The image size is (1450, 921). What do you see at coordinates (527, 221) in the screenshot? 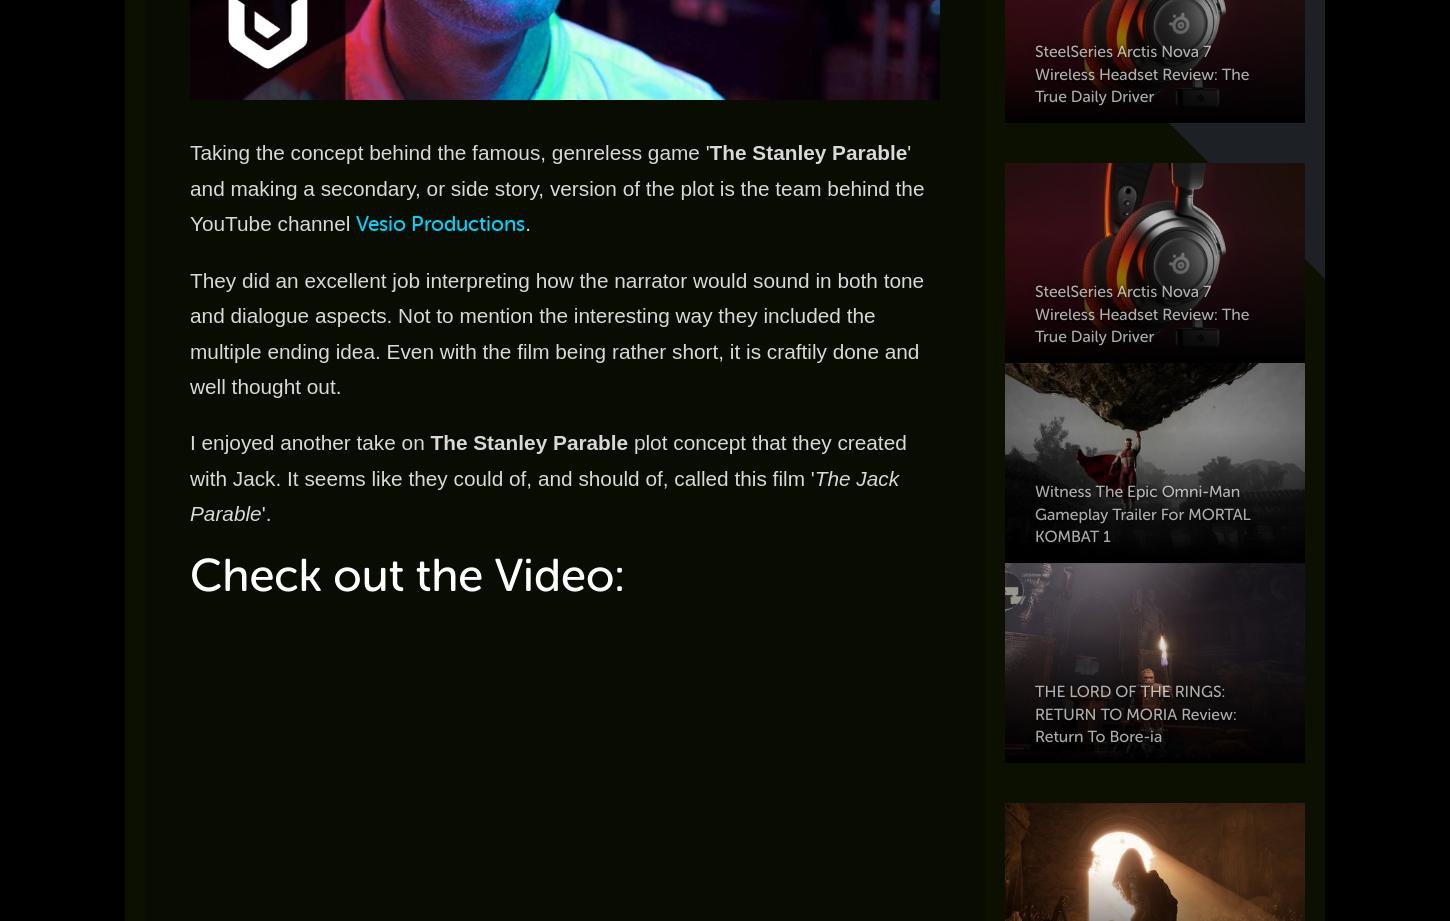
I see `'.'` at bounding box center [527, 221].